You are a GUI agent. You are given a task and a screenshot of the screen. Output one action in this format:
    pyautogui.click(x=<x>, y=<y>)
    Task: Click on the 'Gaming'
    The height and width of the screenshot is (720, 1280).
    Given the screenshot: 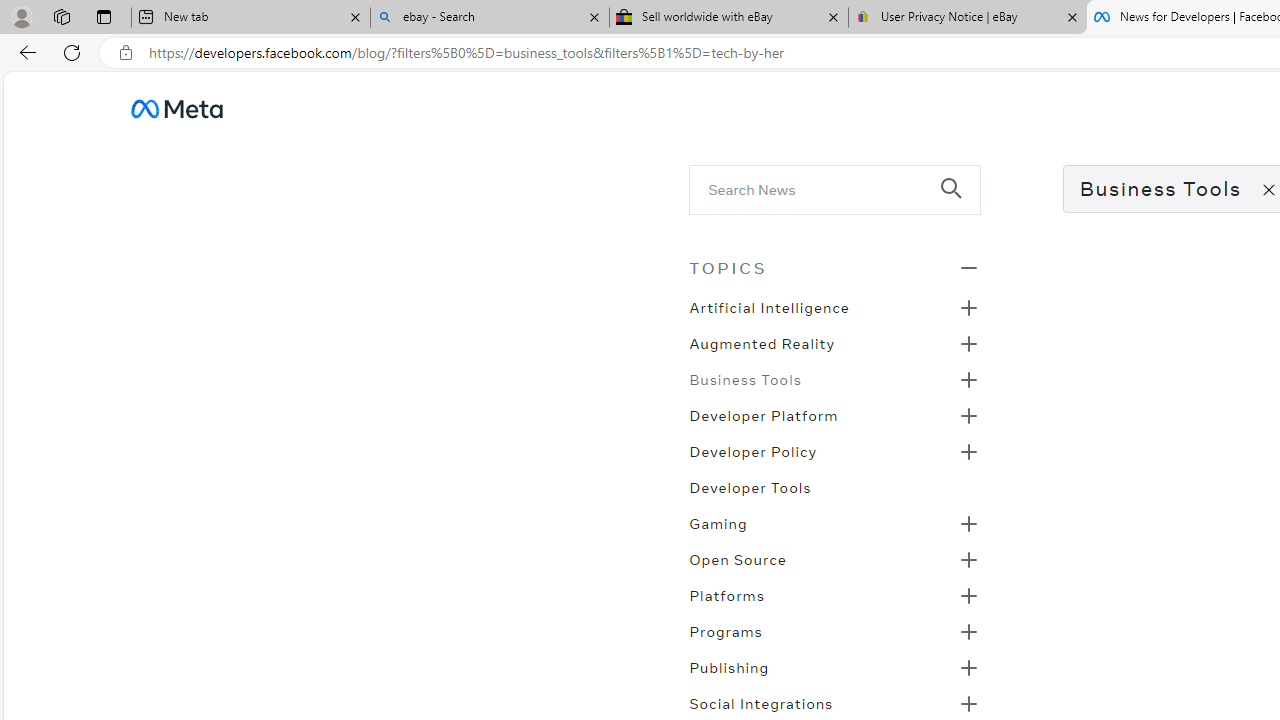 What is the action you would take?
    pyautogui.click(x=718, y=521)
    